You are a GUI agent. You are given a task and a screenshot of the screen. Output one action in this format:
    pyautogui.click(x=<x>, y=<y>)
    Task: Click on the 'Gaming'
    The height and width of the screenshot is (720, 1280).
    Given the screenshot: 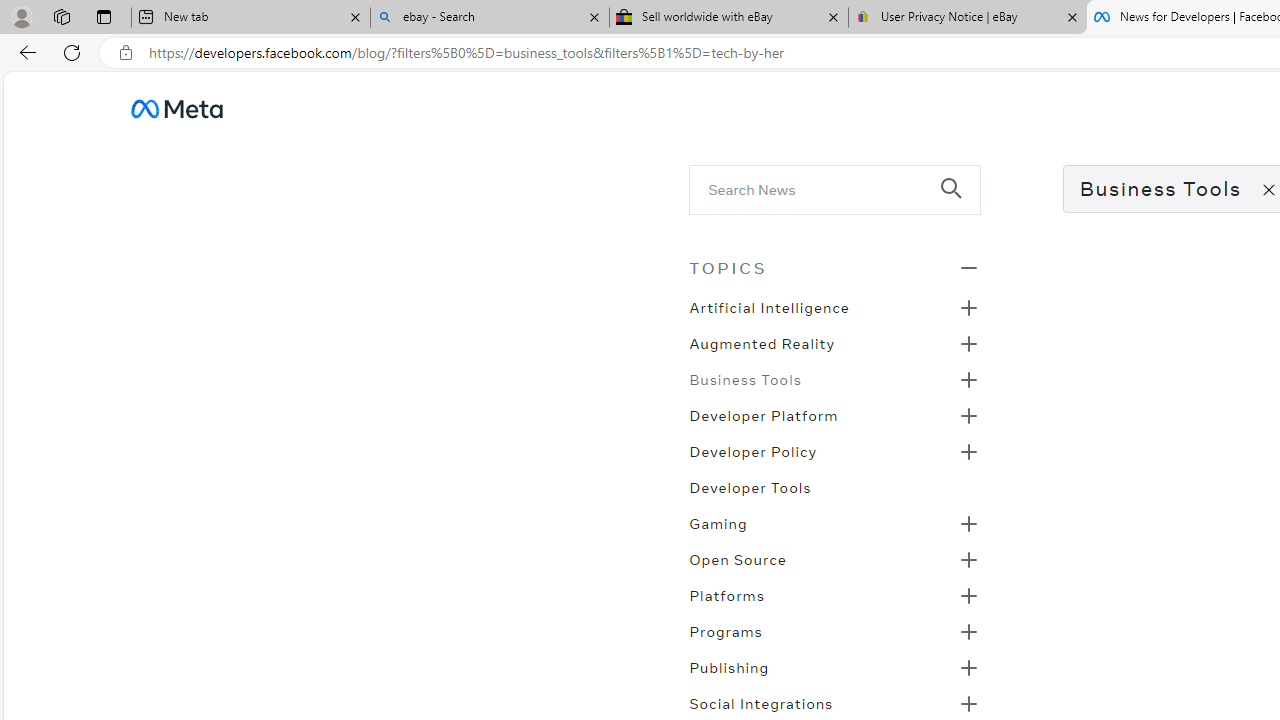 What is the action you would take?
    pyautogui.click(x=718, y=521)
    